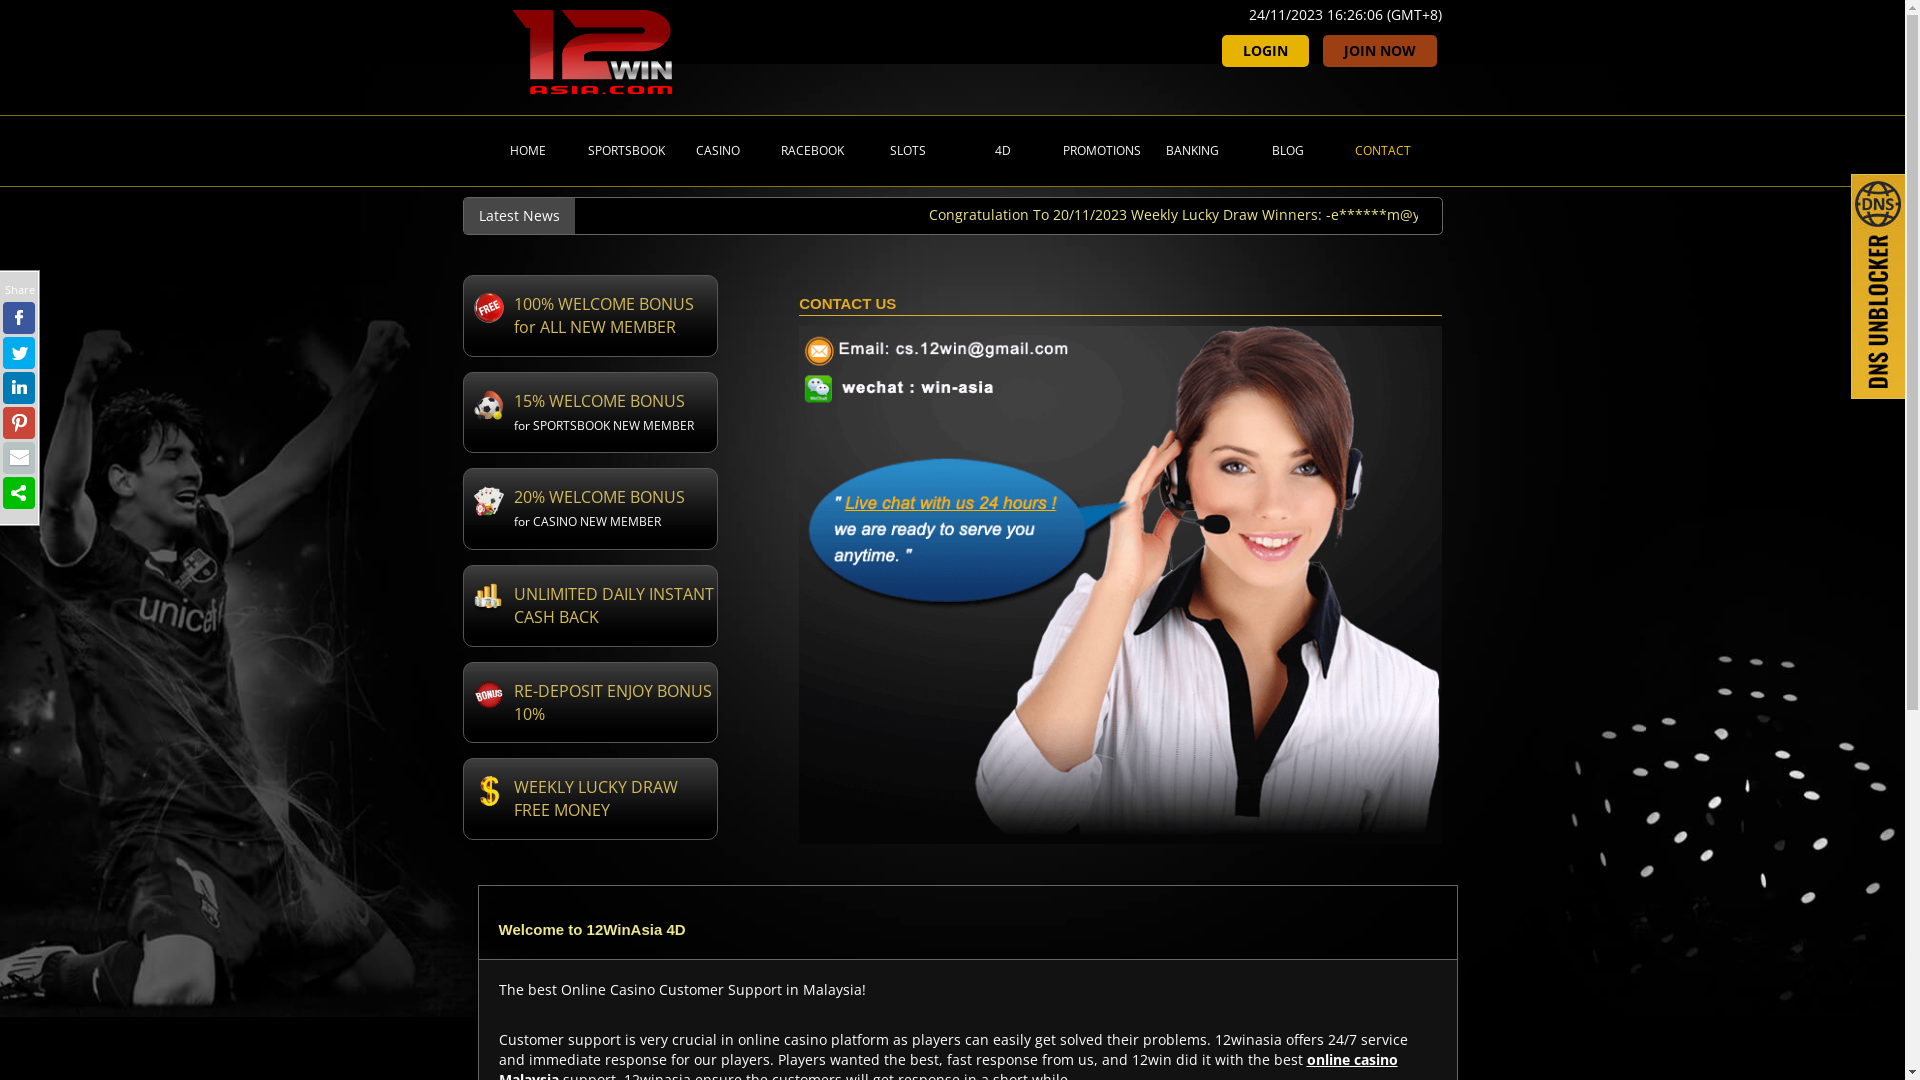 The width and height of the screenshot is (1920, 1080). Describe the element at coordinates (1189, 149) in the screenshot. I see `'BANKING'` at that location.